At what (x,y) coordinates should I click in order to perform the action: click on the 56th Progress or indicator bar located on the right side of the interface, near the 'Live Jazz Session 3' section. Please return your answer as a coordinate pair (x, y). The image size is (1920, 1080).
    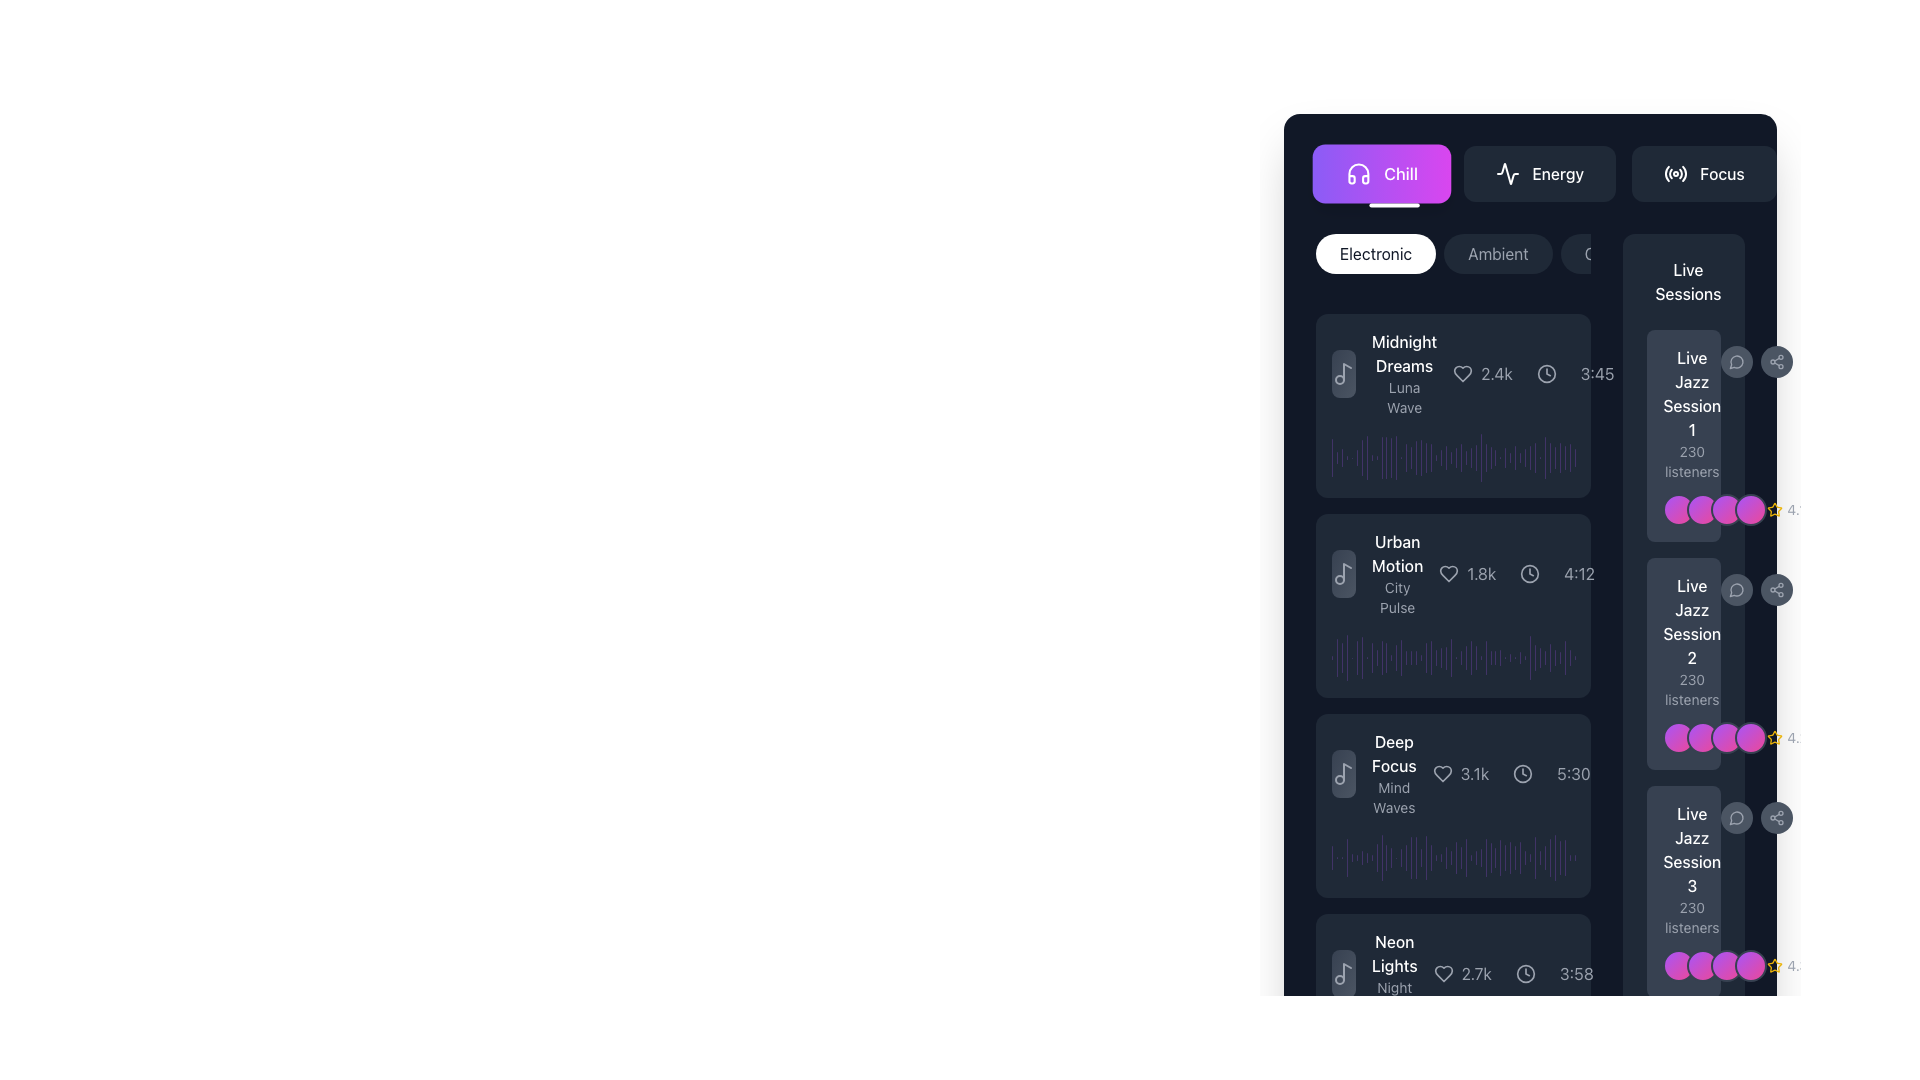
    Looking at the image, I should click on (1544, 1056).